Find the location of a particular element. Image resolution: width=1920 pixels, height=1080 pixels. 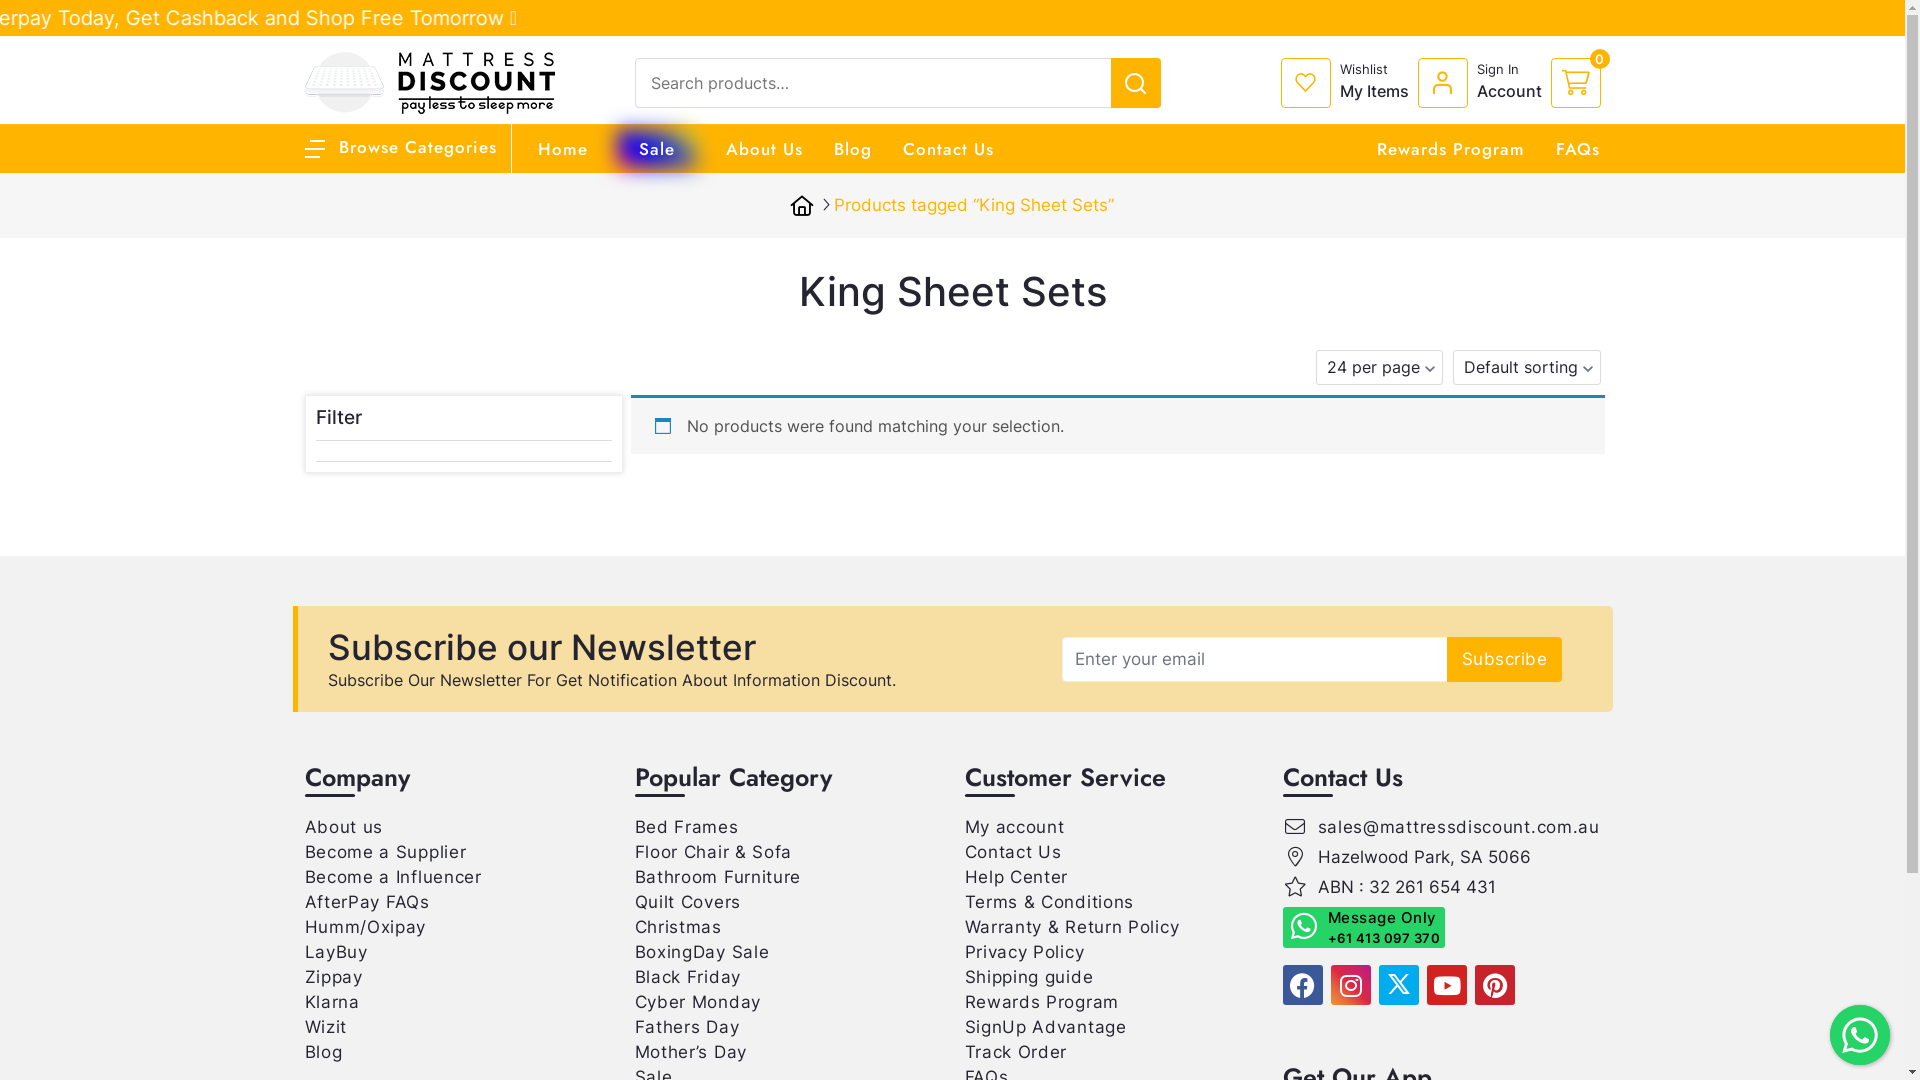

'Contact Us' is located at coordinates (946, 148).